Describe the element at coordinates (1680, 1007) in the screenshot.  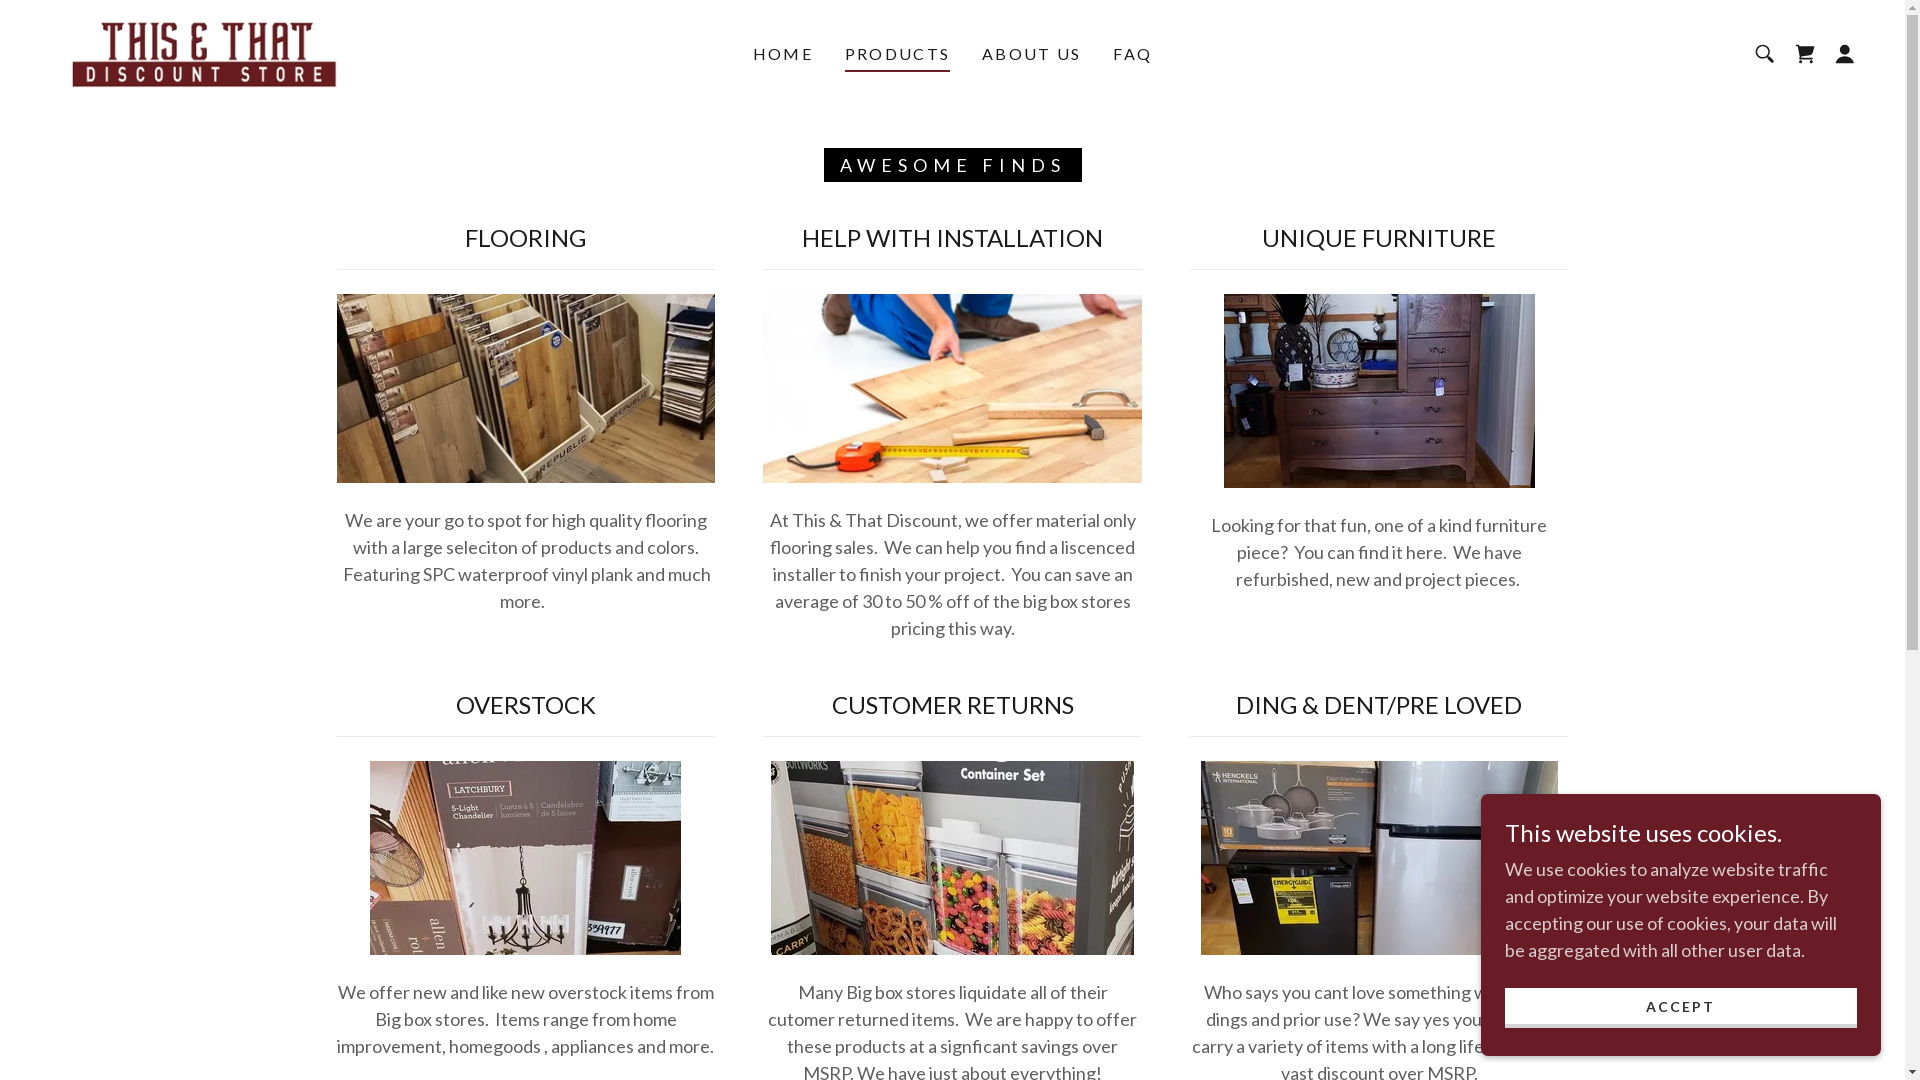
I see `'ACCEPT'` at that location.